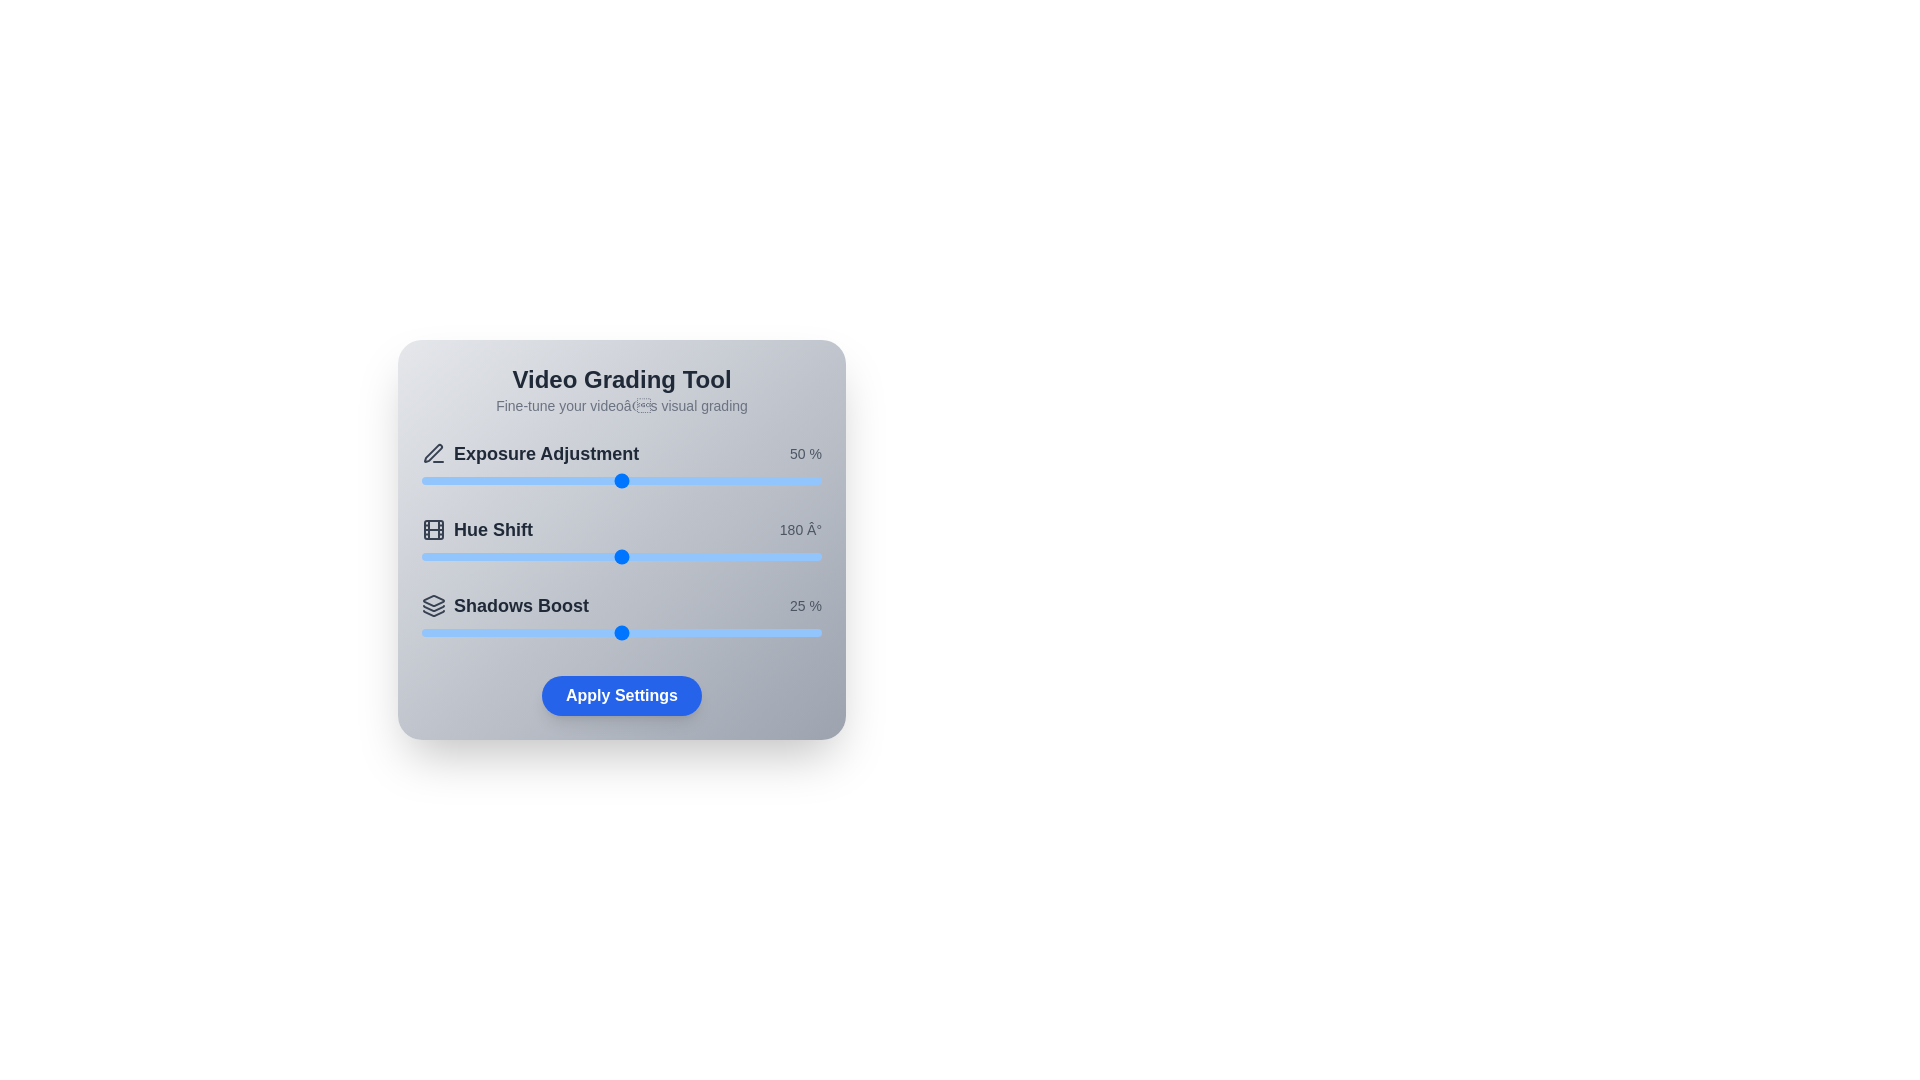  Describe the element at coordinates (635, 556) in the screenshot. I see `the hue shift` at that location.